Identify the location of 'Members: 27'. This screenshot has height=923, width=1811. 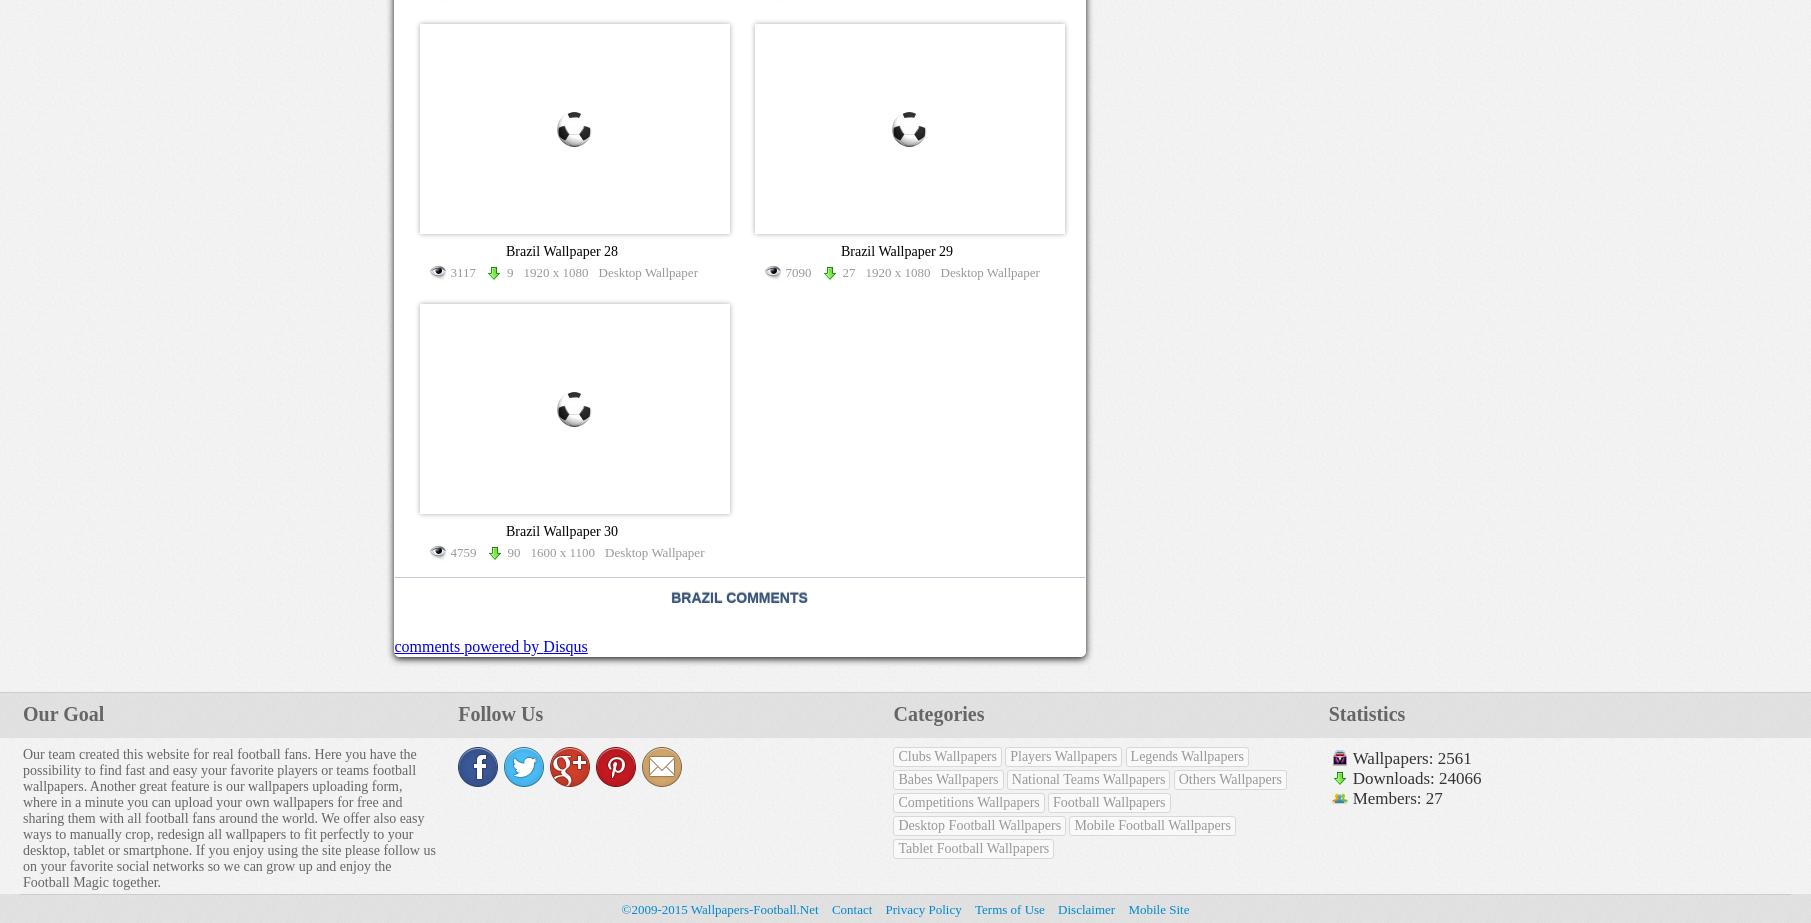
(1396, 797).